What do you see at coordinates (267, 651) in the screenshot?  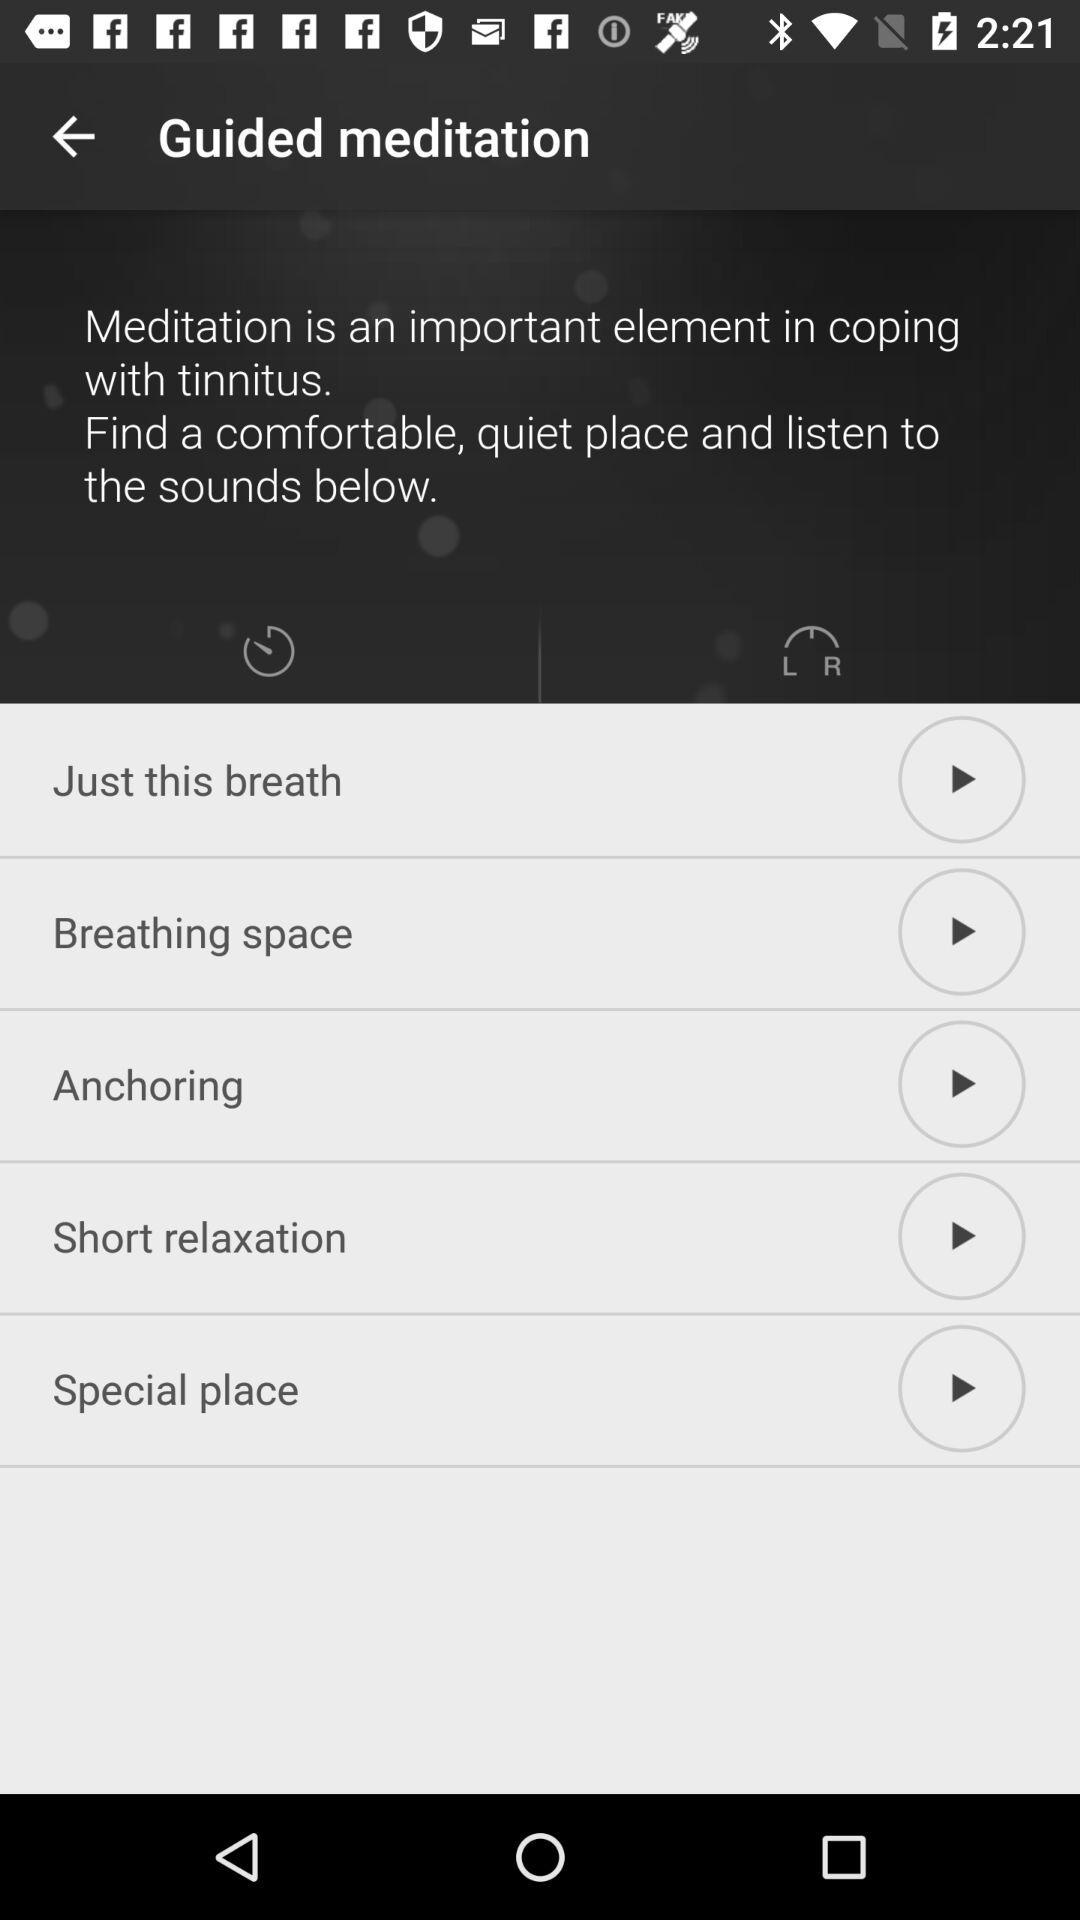 I see `sort by time` at bounding box center [267, 651].